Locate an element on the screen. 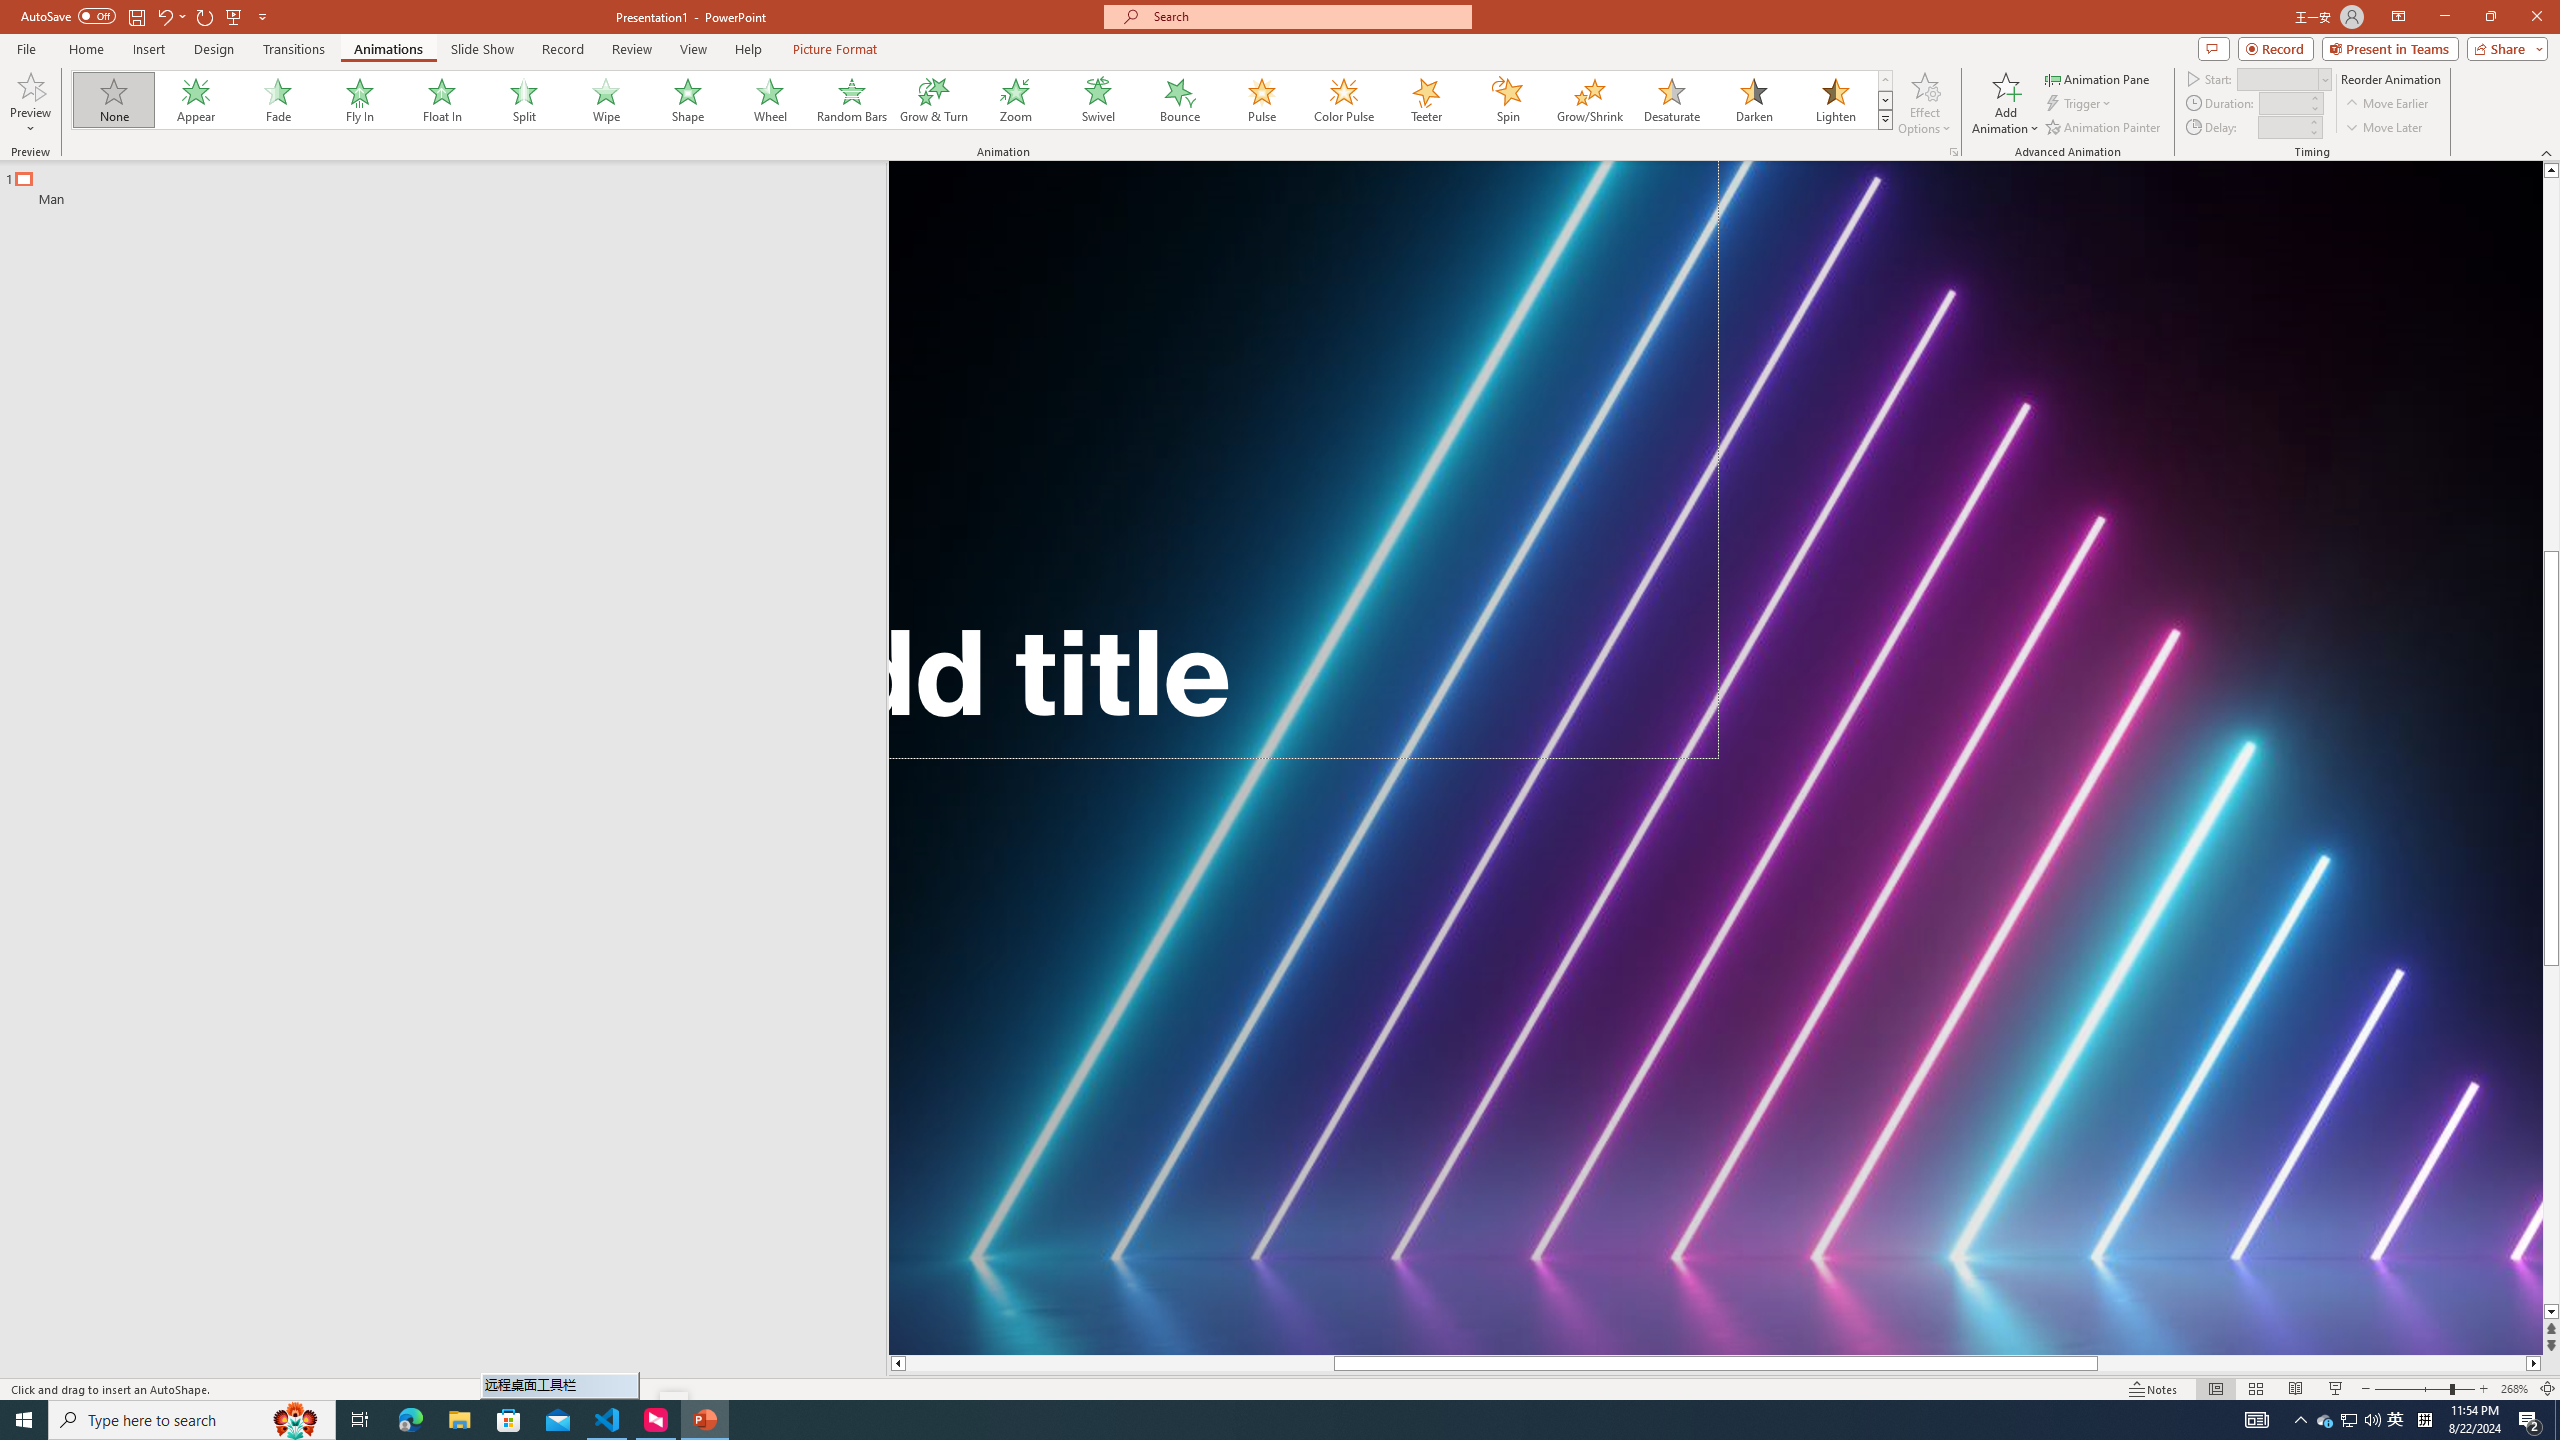 The height and width of the screenshot is (1440, 2560). 'Appear' is located at coordinates (196, 99).